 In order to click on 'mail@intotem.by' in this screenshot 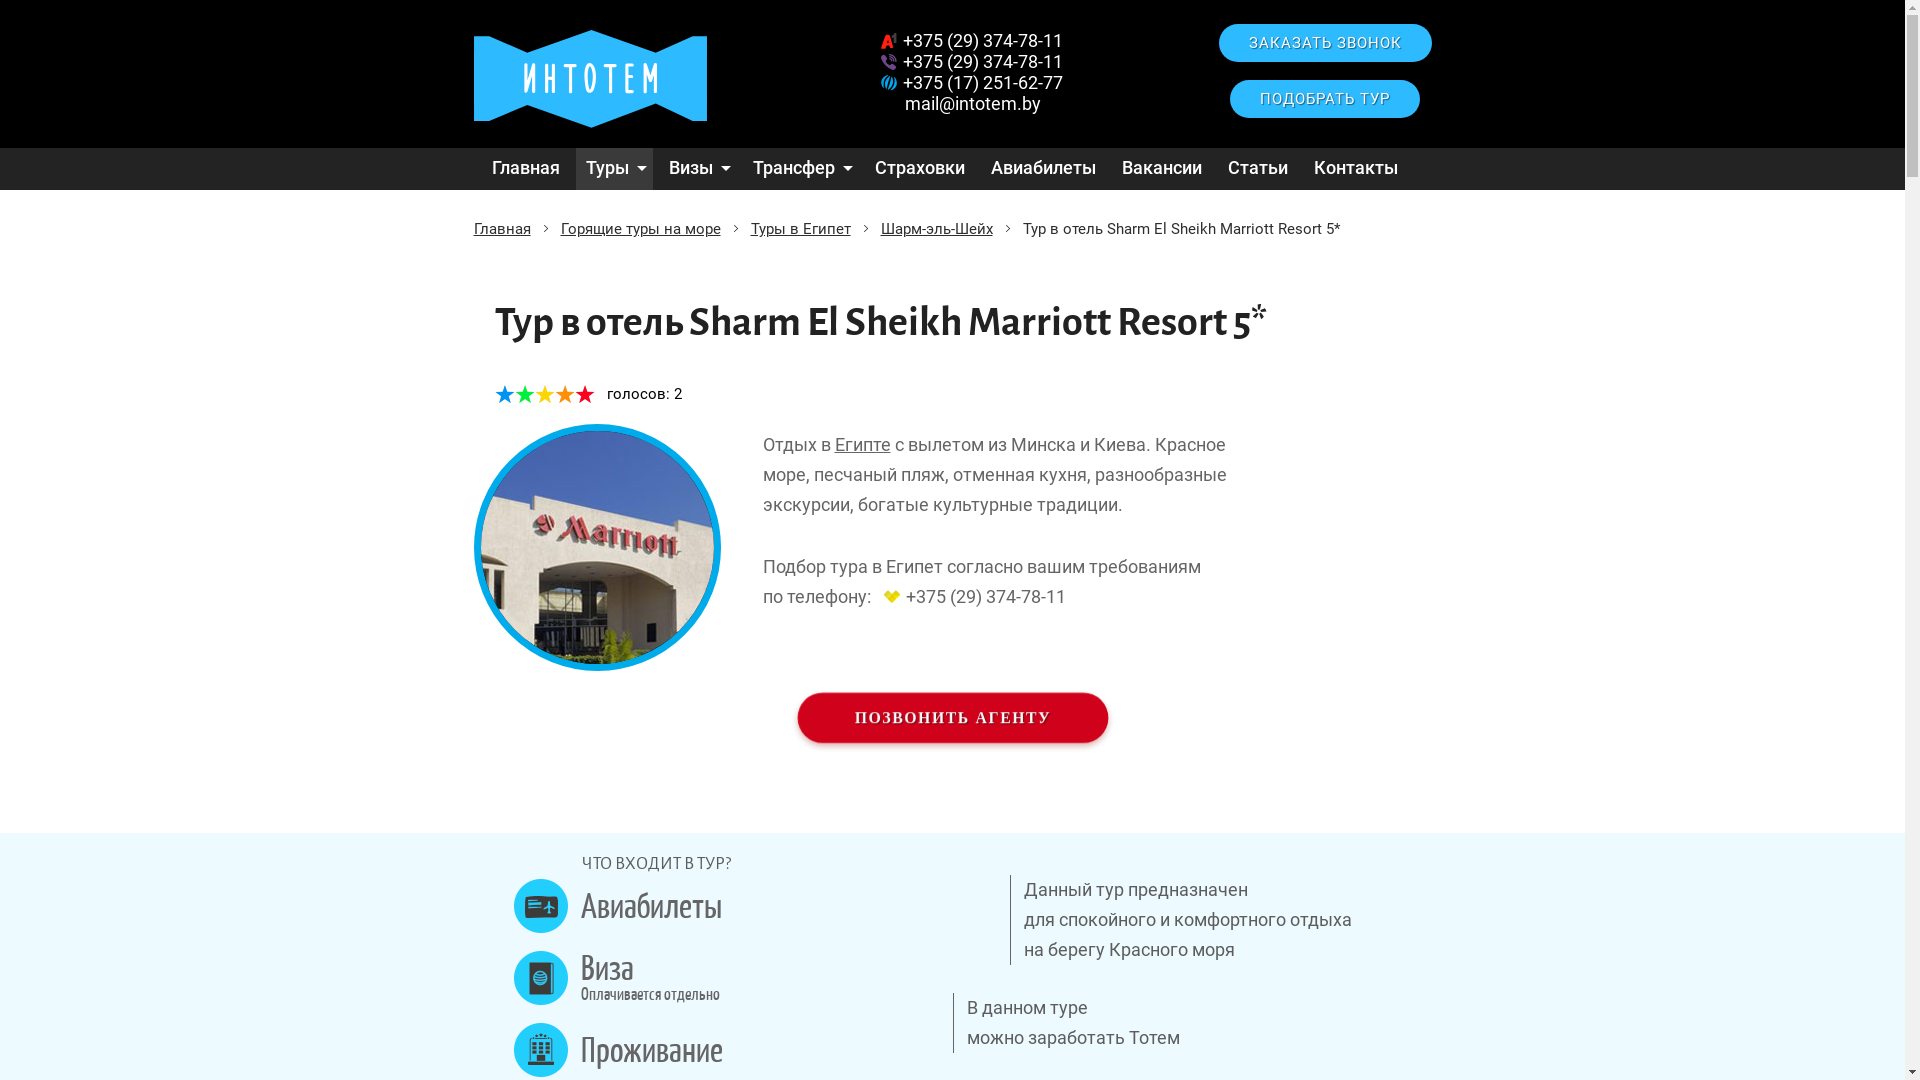, I will do `click(973, 103)`.